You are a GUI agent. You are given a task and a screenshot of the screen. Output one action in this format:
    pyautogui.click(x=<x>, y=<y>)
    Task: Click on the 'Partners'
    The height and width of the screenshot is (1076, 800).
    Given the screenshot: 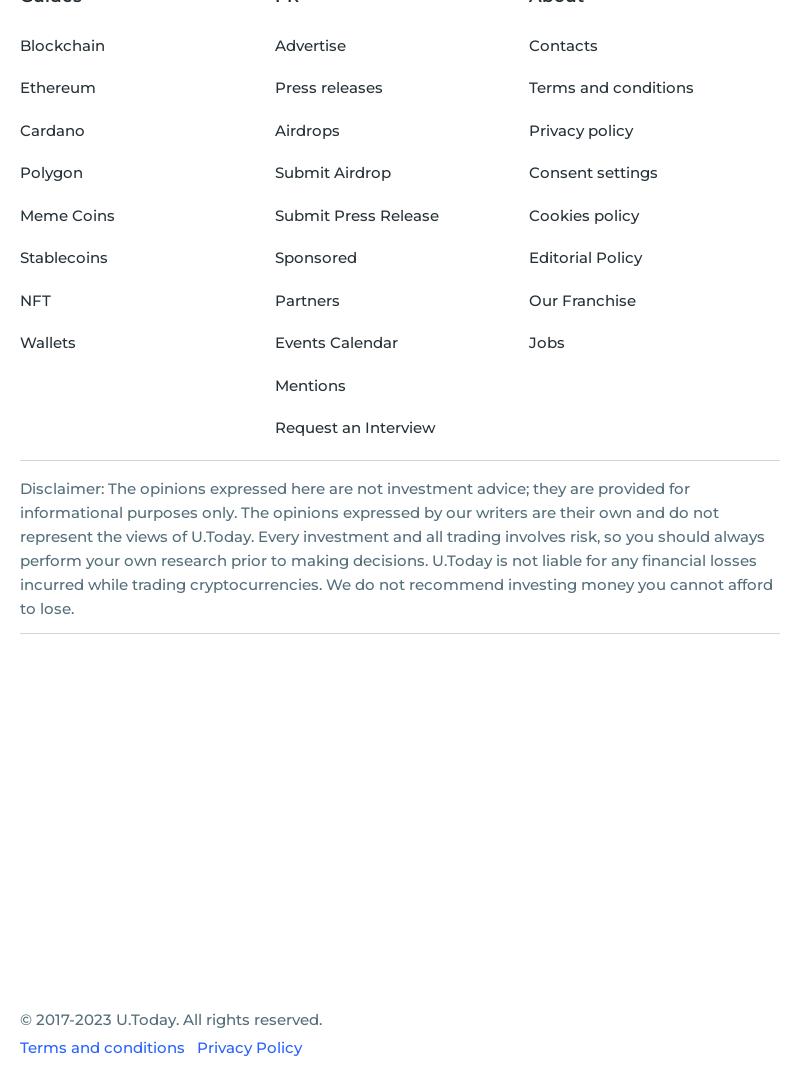 What is the action you would take?
    pyautogui.click(x=274, y=298)
    